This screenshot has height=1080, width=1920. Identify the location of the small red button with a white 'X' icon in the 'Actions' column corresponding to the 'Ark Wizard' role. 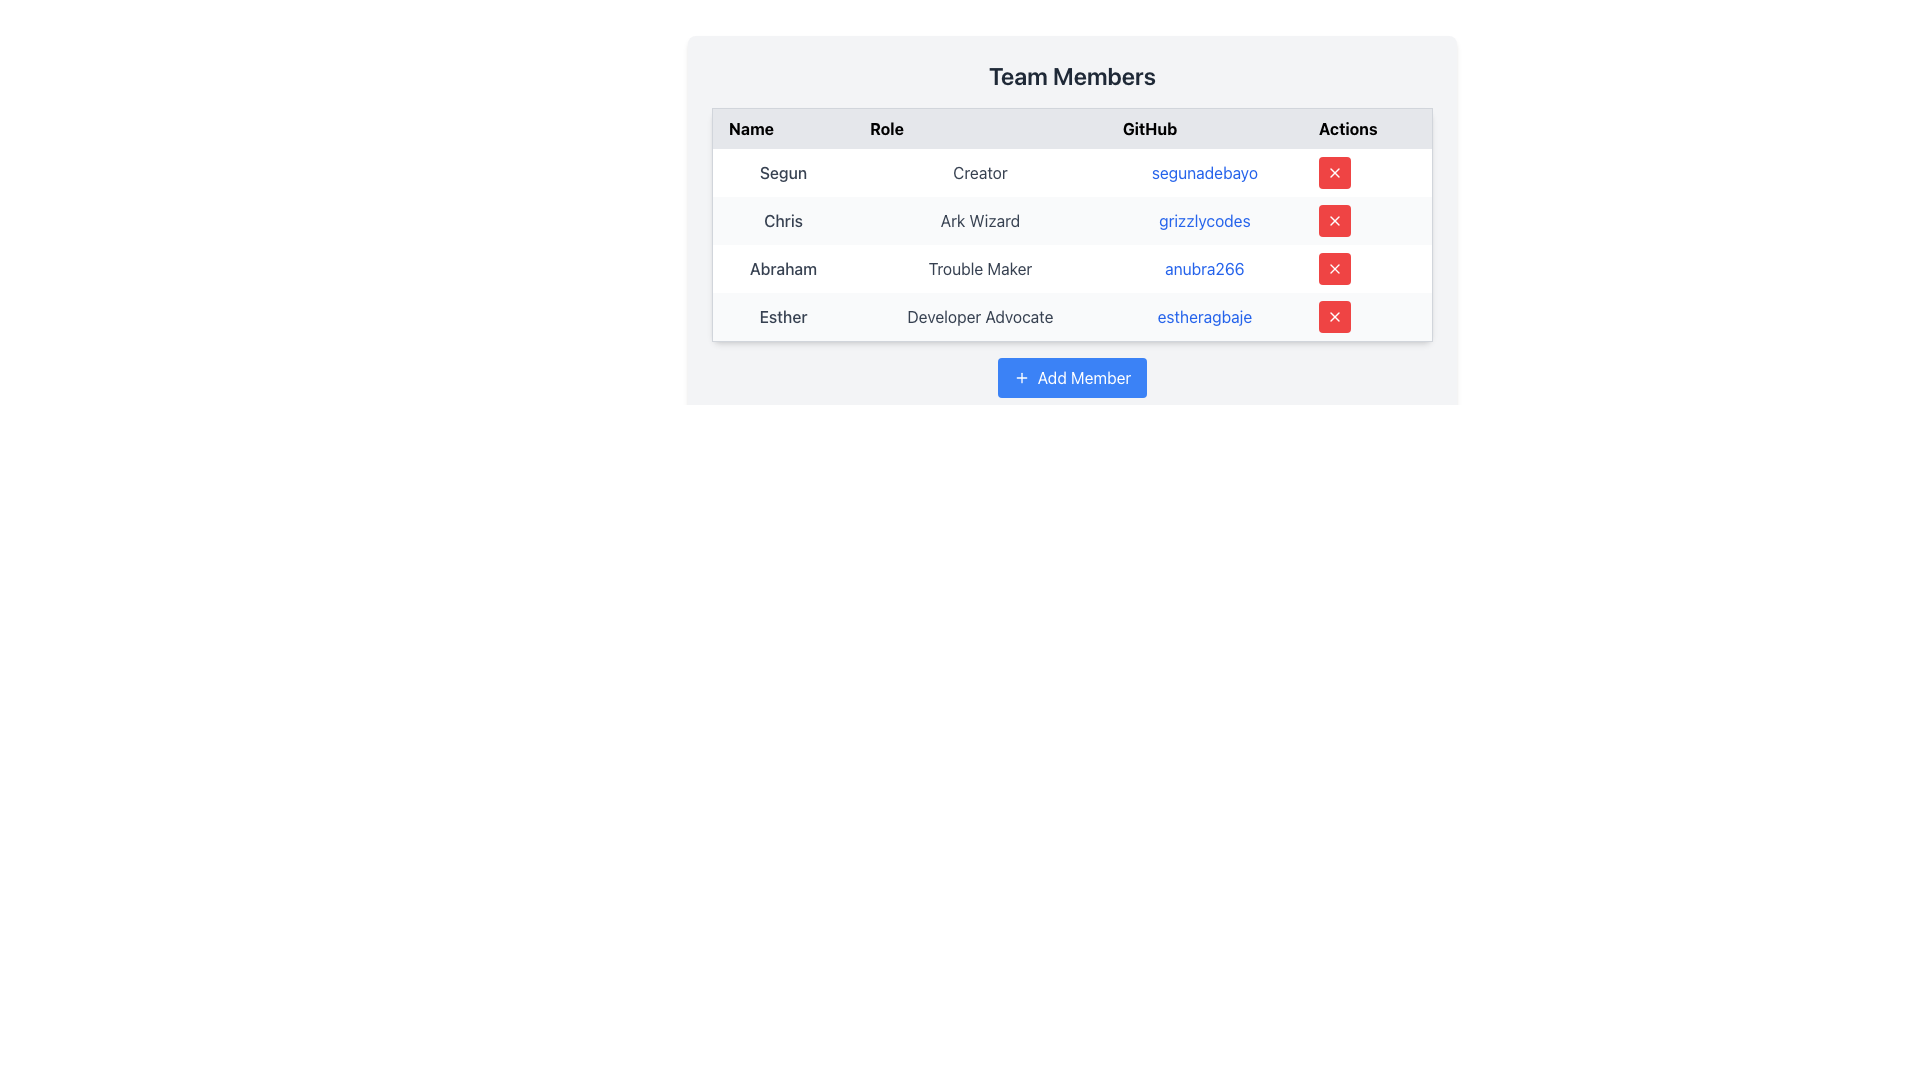
(1334, 172).